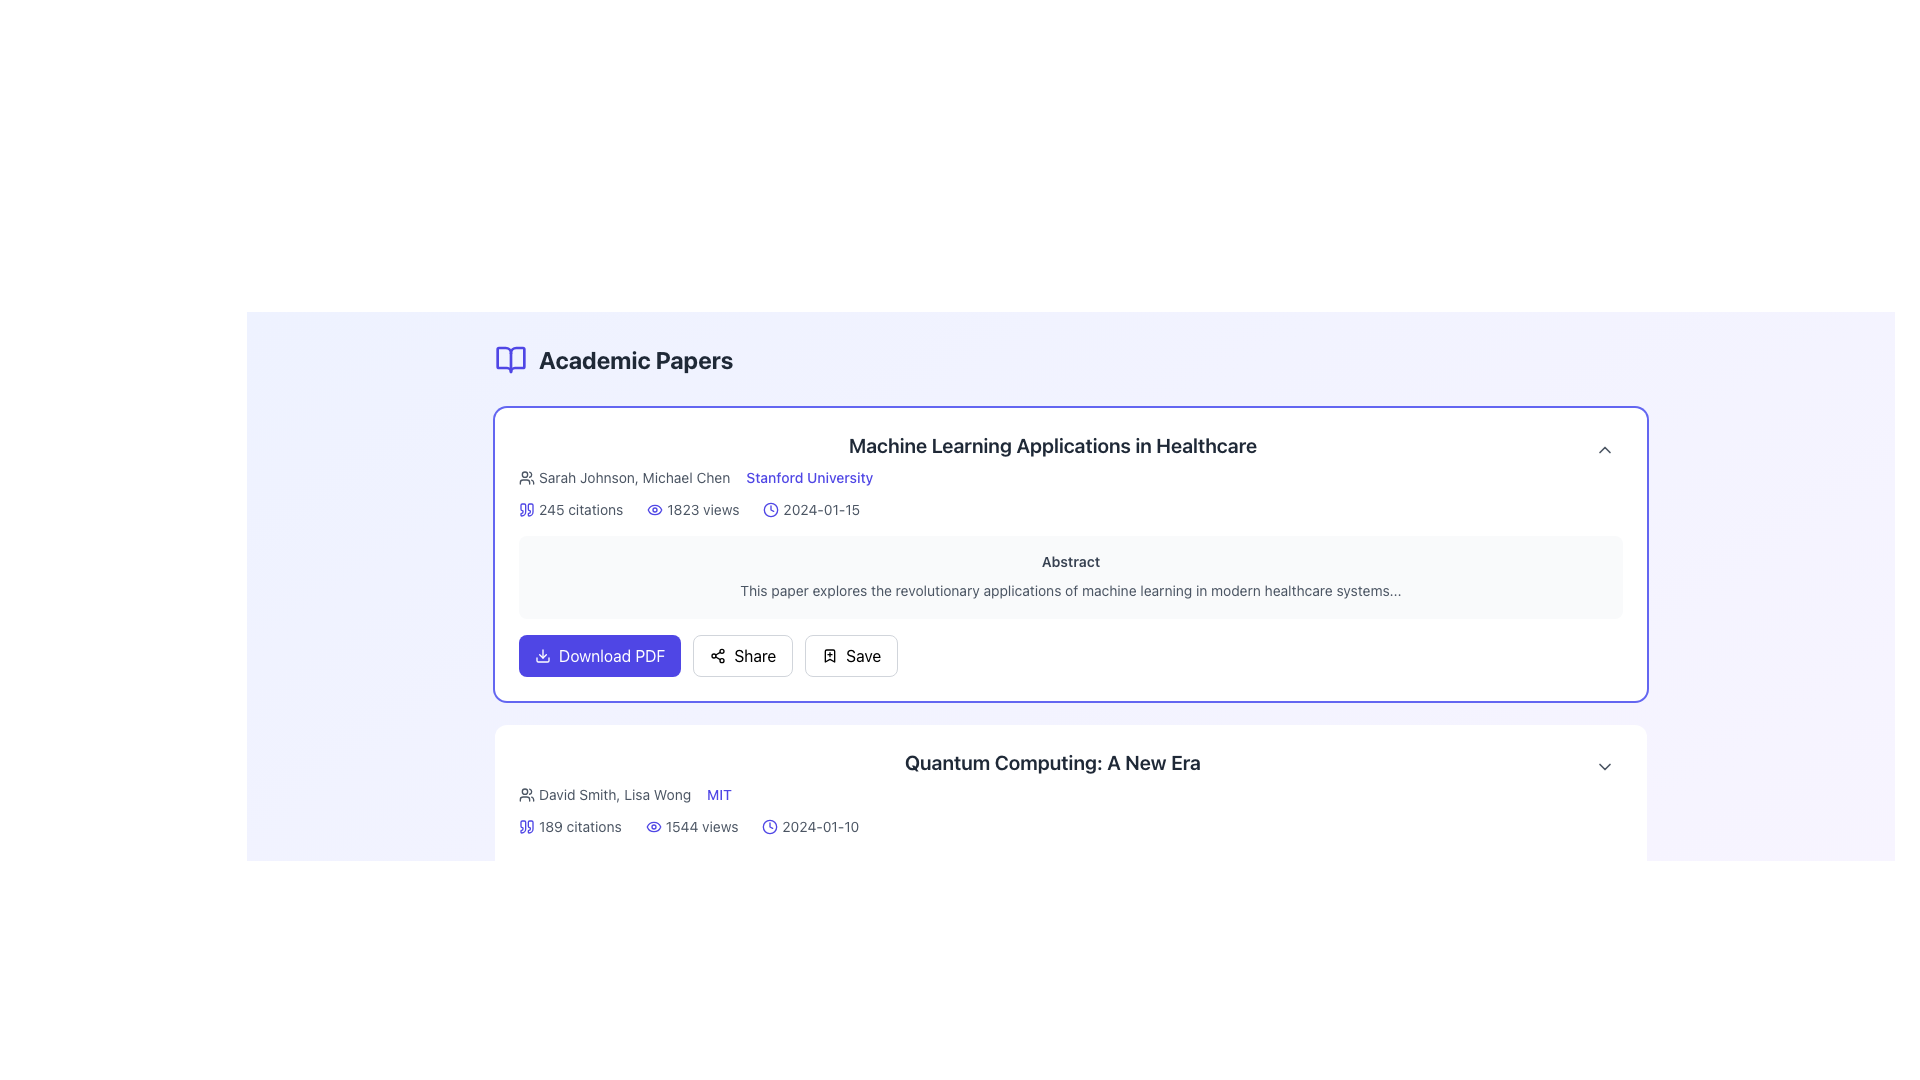 The image size is (1920, 1080). What do you see at coordinates (599, 655) in the screenshot?
I see `the 'Download PDF' button with rounded corners and a blue background located at the bottom-left corner of the 'Machine Learning Applications in Healthcare' card` at bounding box center [599, 655].